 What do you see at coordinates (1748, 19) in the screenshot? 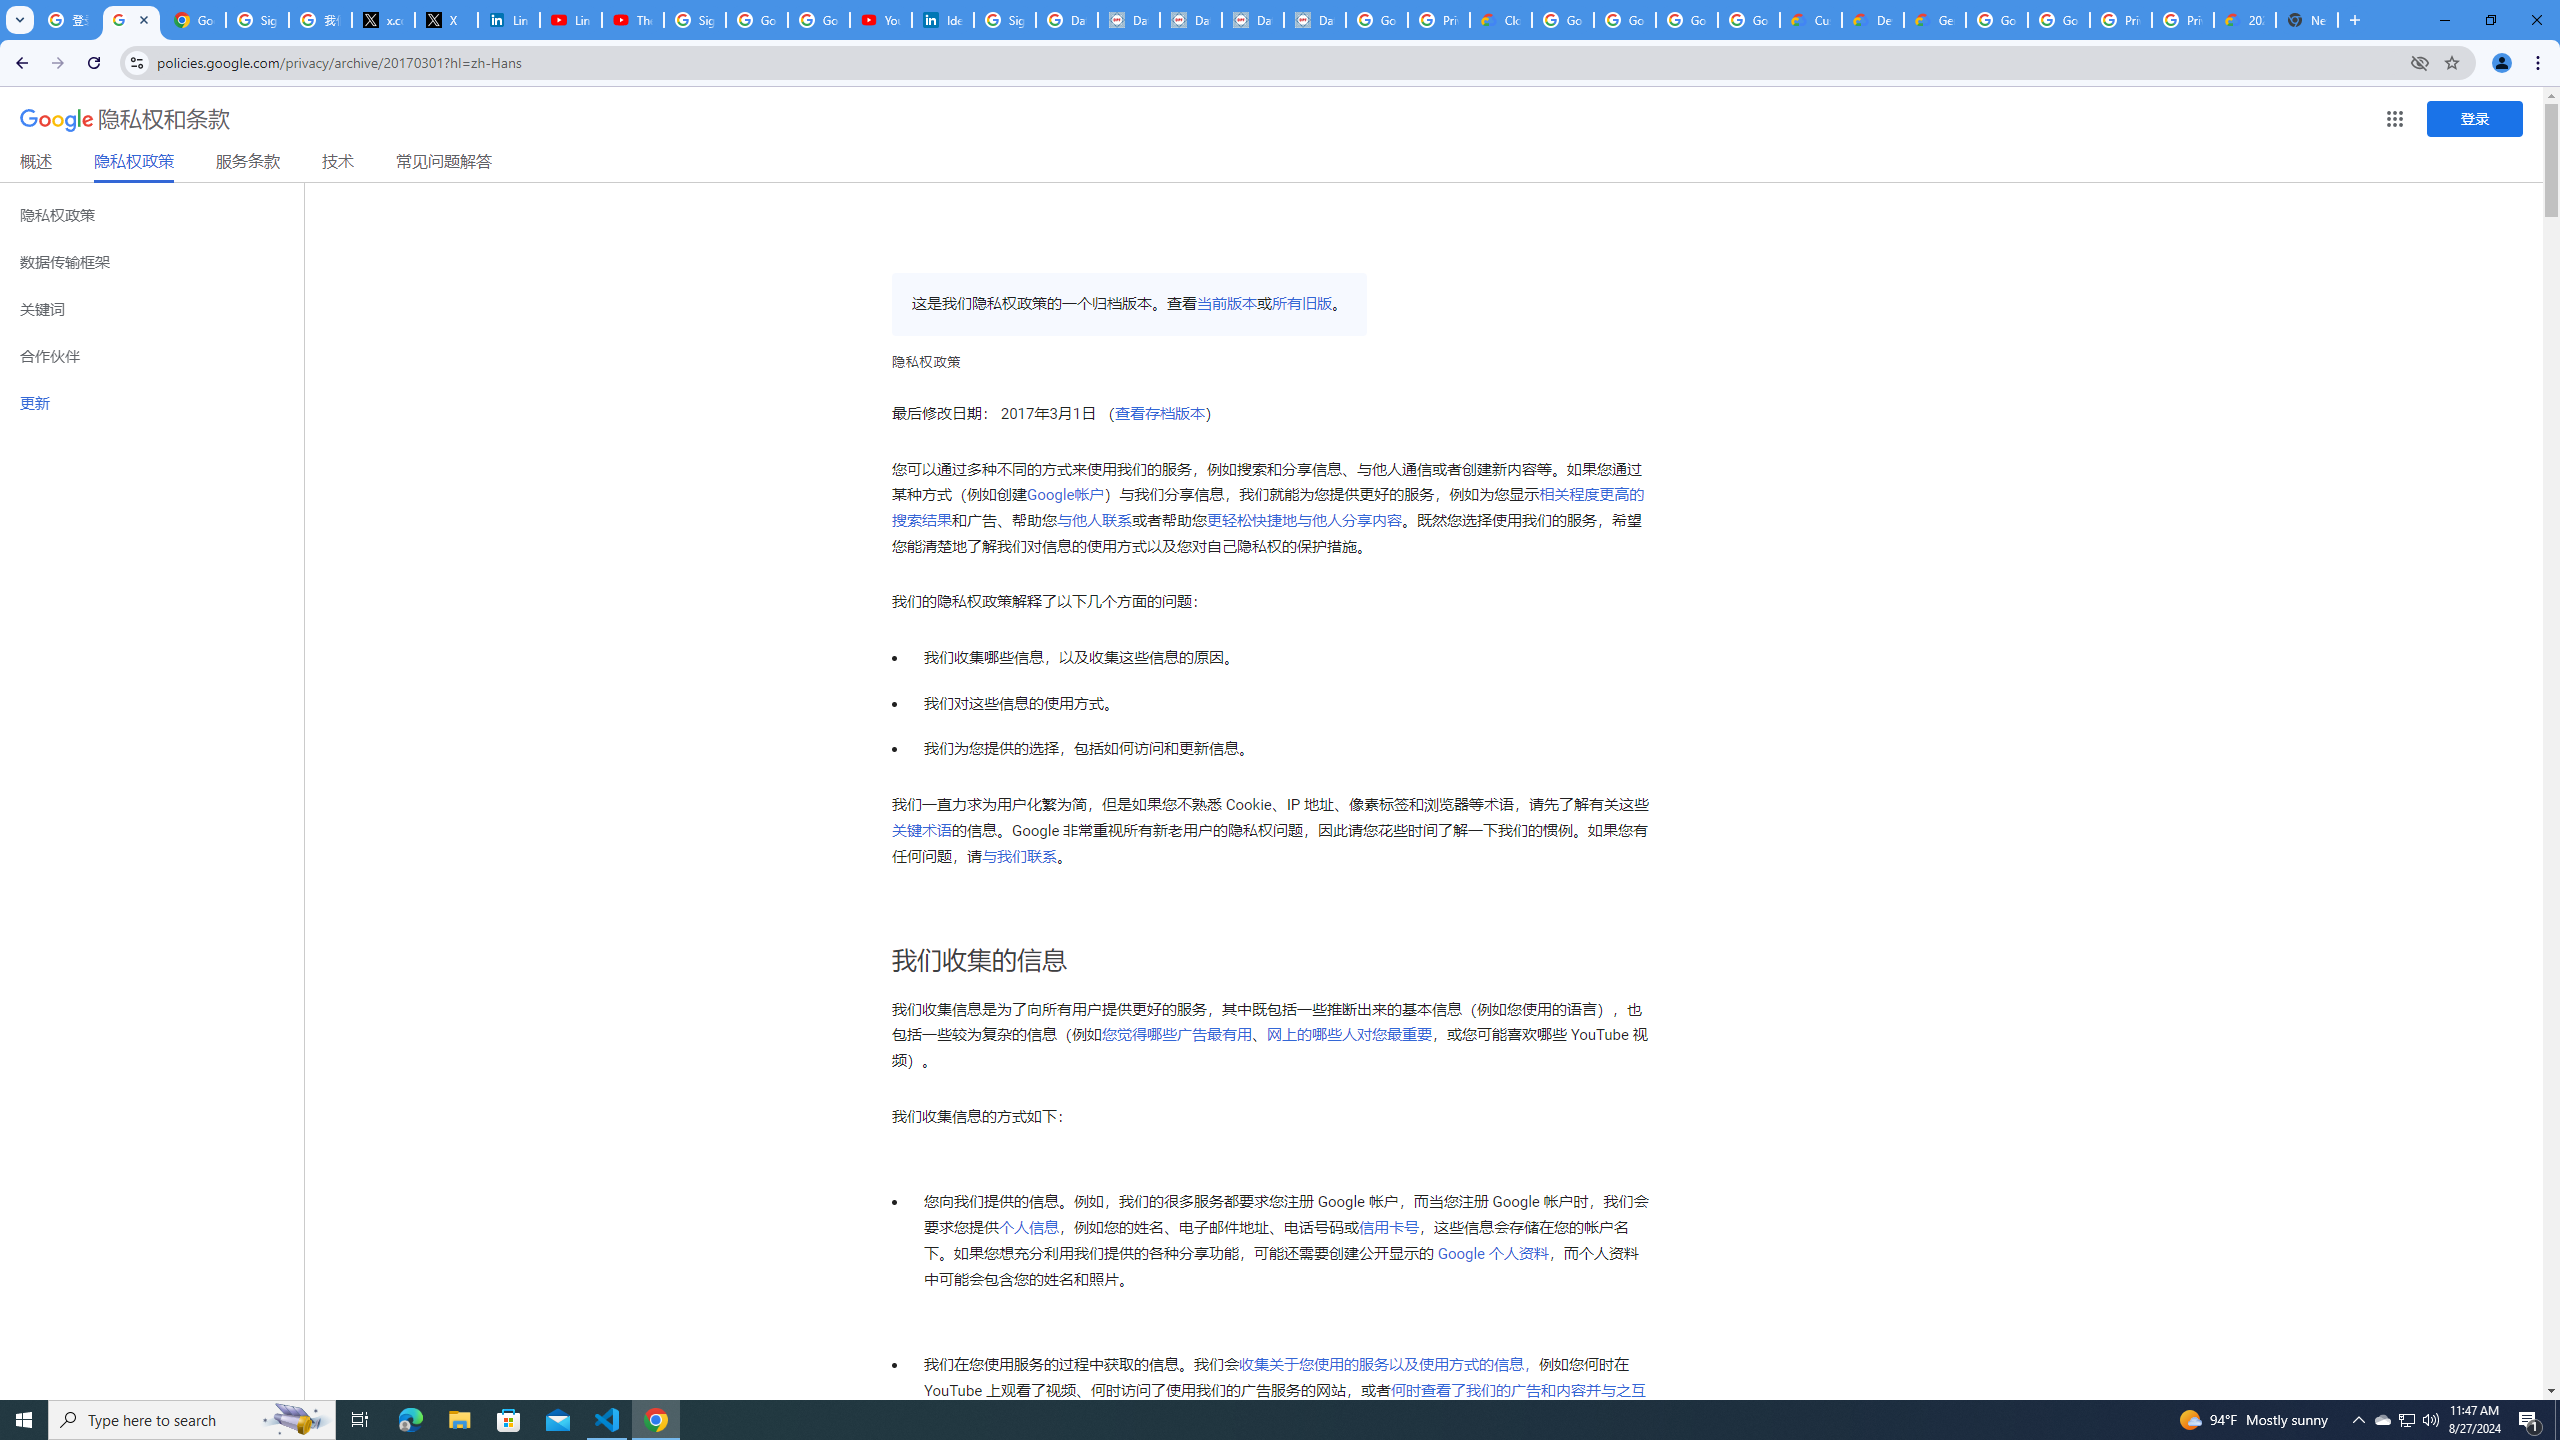
I see `'Google Workspace - Specific Terms'` at bounding box center [1748, 19].